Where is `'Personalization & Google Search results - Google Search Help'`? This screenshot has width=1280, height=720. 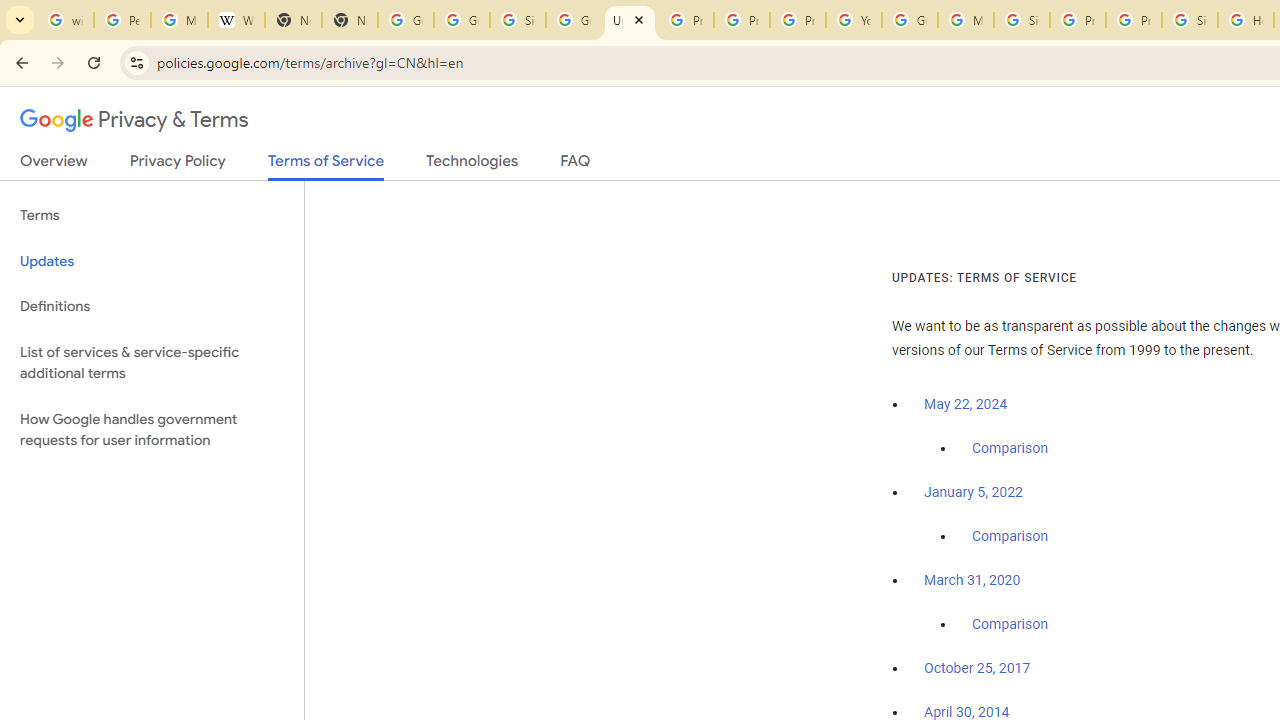 'Personalization & Google Search results - Google Search Help' is located at coordinates (121, 20).